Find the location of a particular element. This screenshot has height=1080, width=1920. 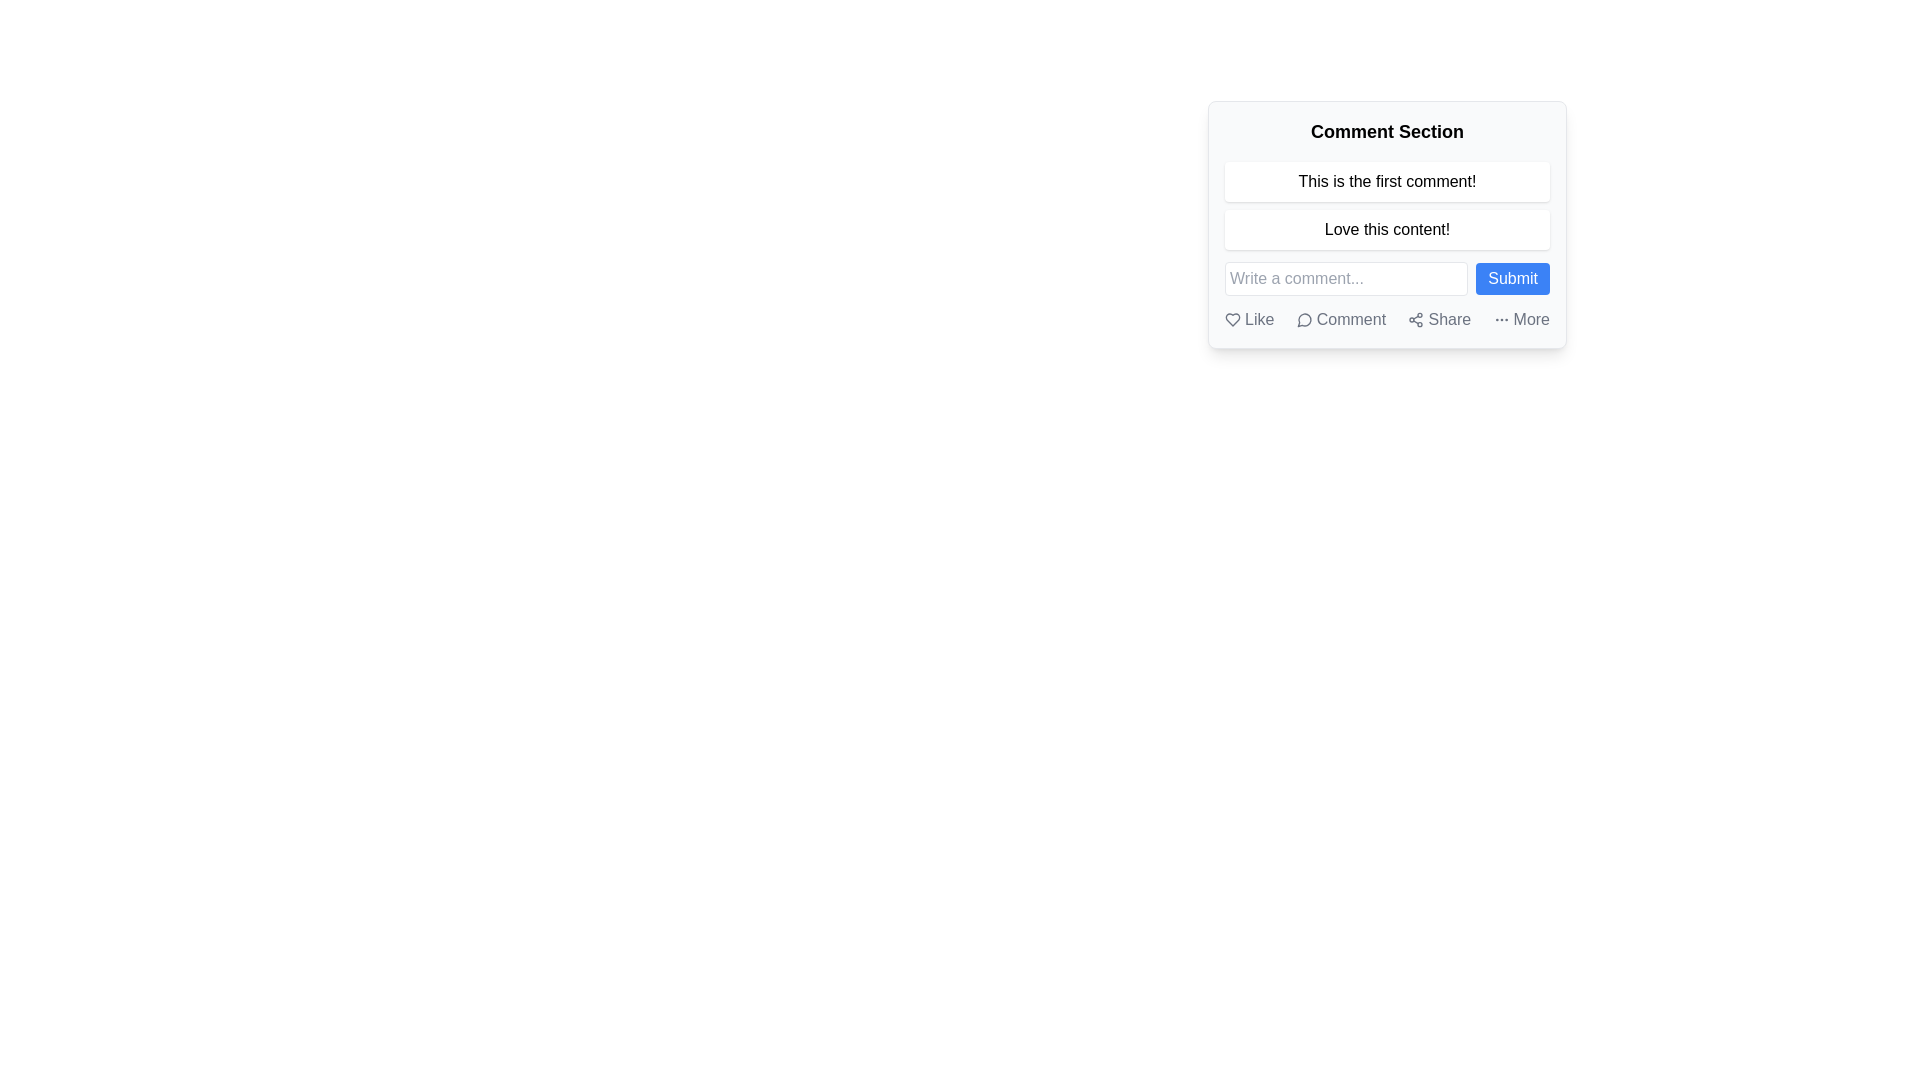

the Icon Button represented by three horizontally aligned small dots located in the 'More' button area is located at coordinates (1501, 319).